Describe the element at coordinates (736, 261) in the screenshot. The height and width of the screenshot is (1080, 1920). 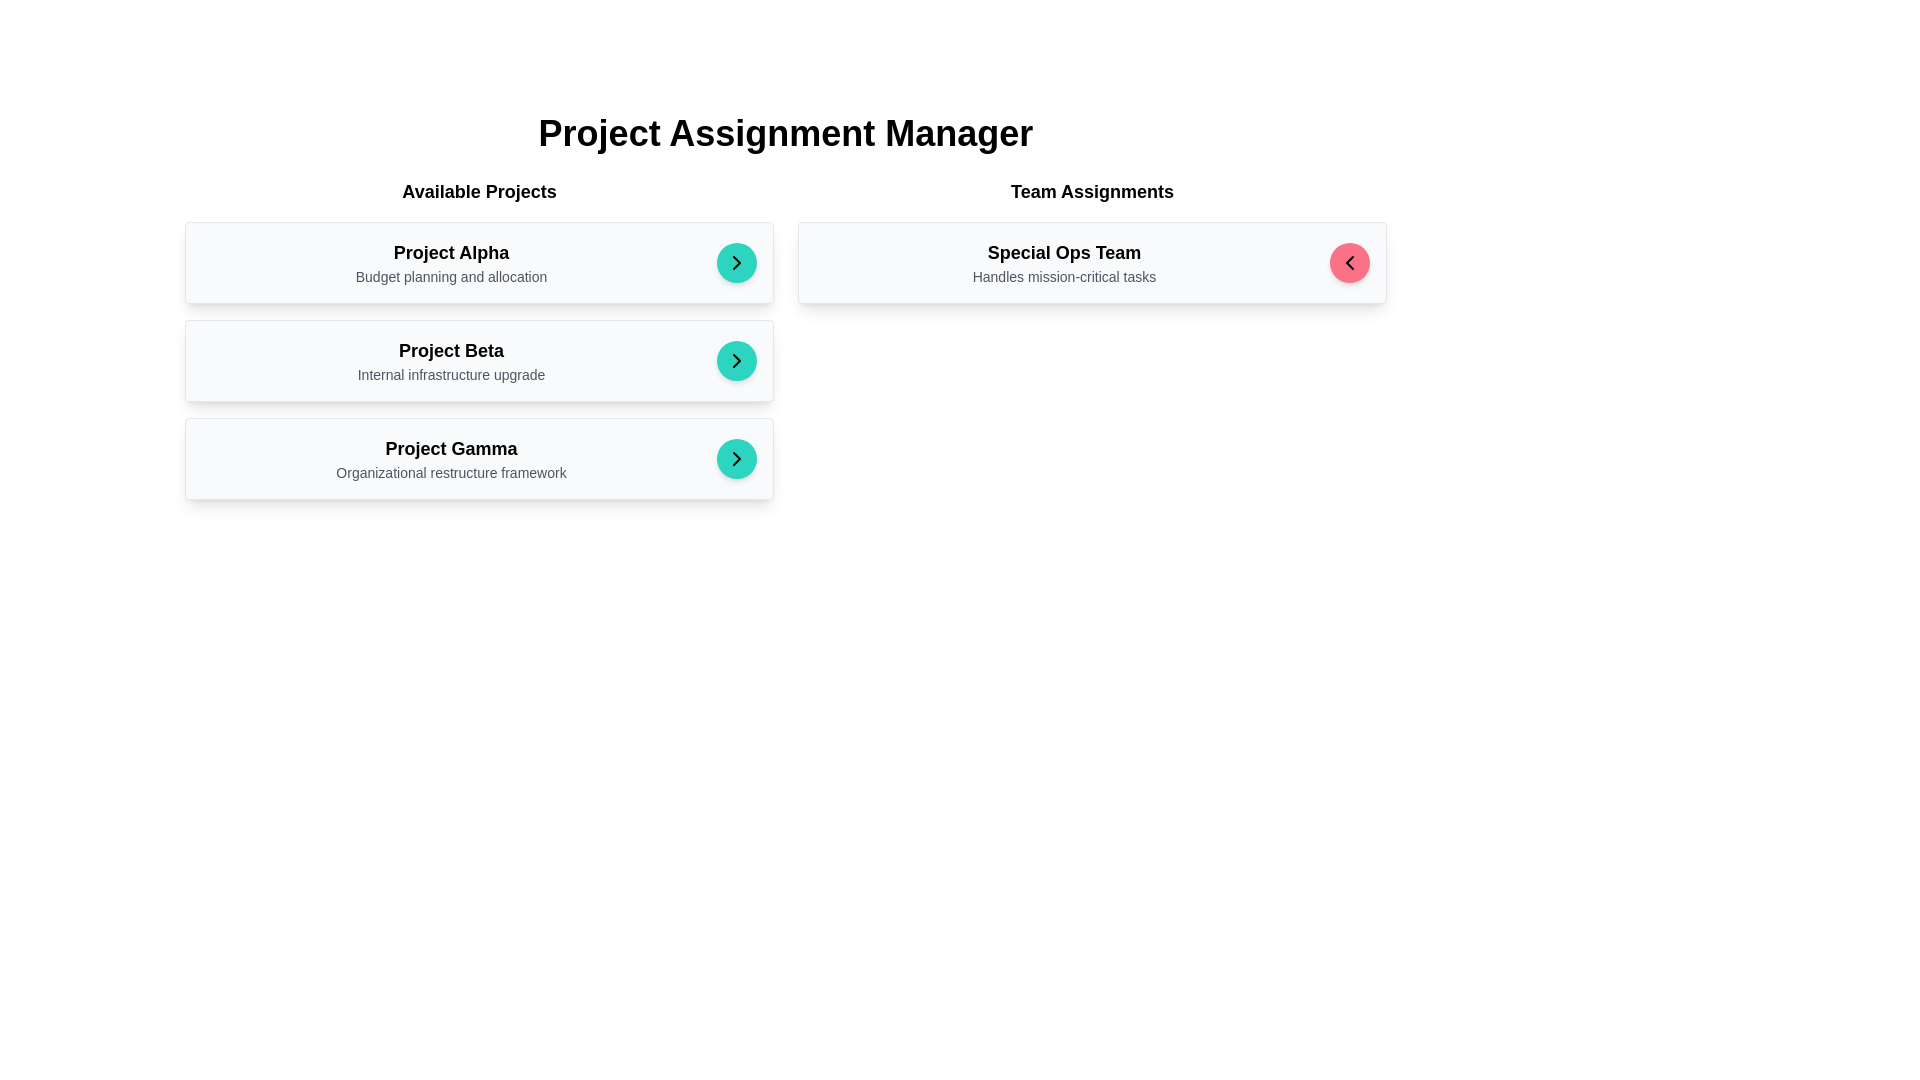
I see `the circular teal button with a rightward-pointing chevron icon located at the right end of the 'Project Alpha' card in the 'Available Projects' section to trigger a visual effect` at that location.